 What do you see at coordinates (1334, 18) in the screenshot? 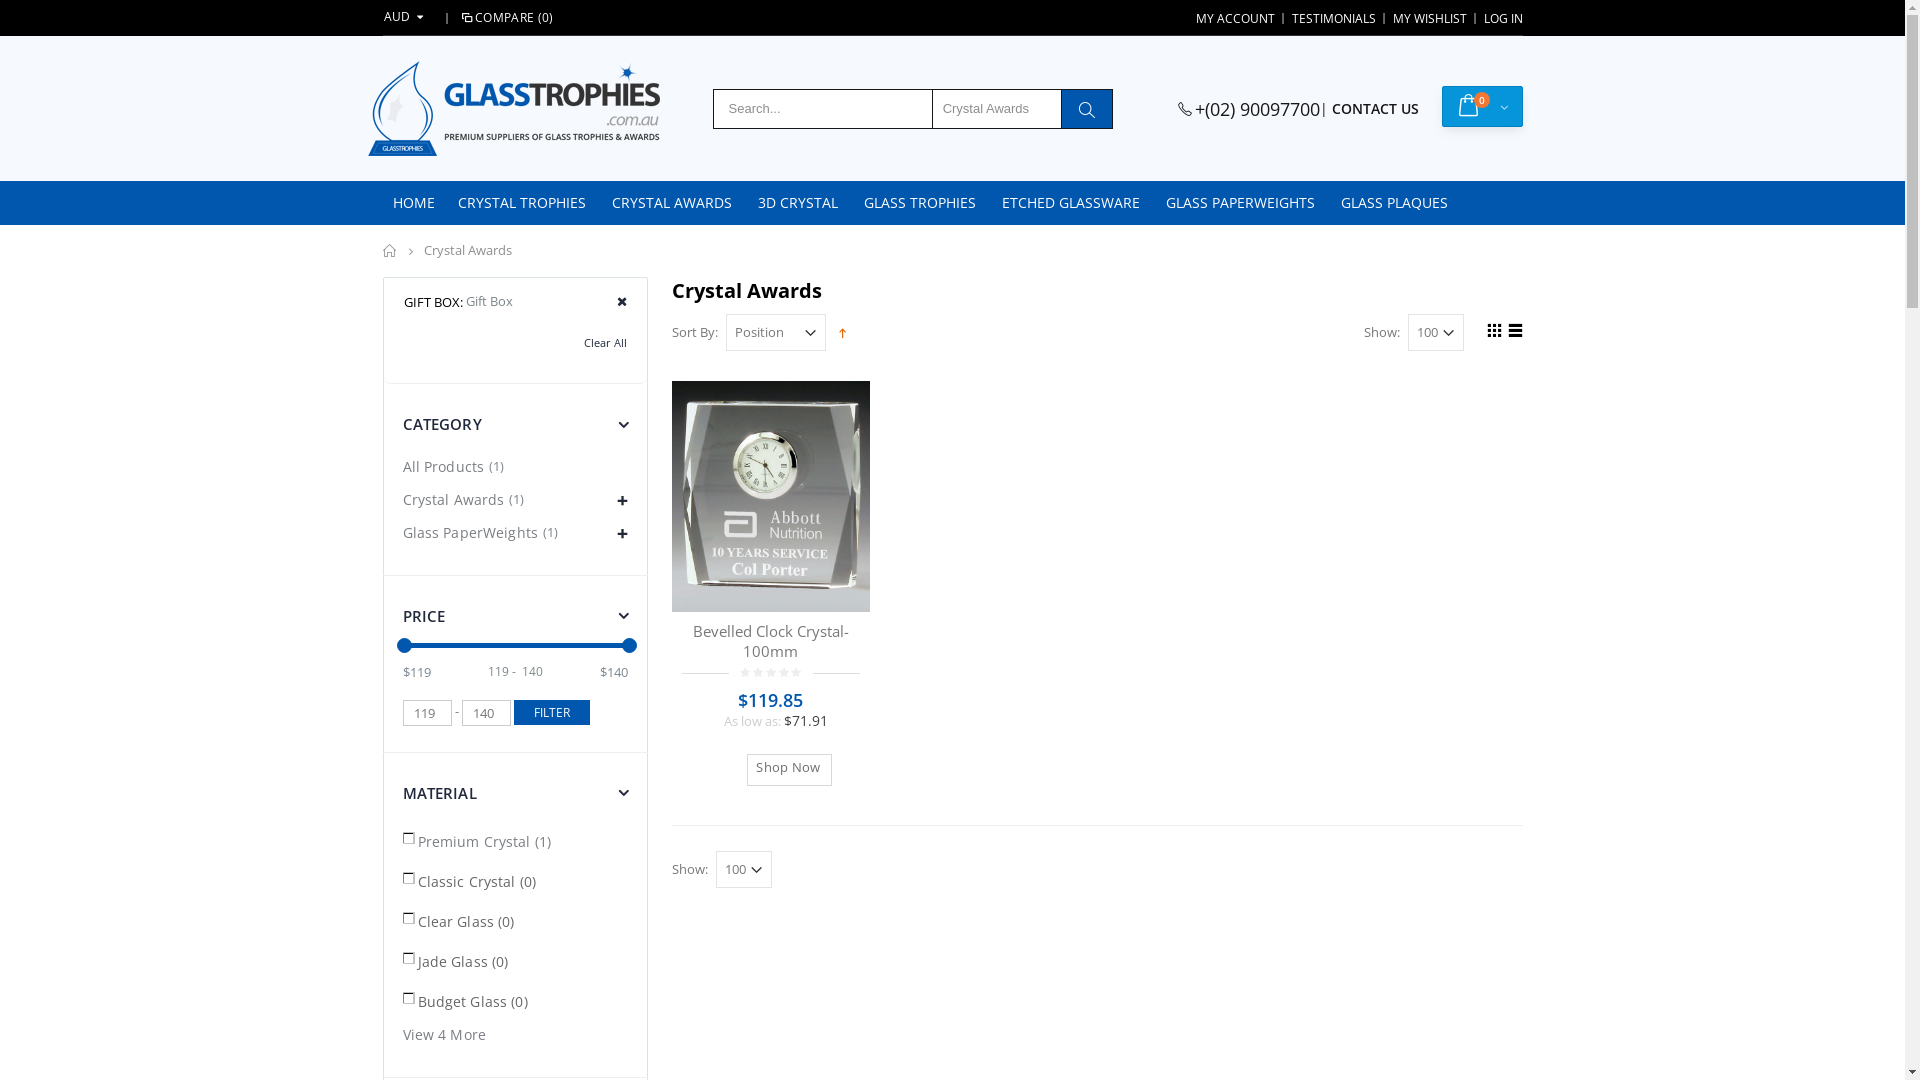
I see `'TESTIMONIALS'` at bounding box center [1334, 18].